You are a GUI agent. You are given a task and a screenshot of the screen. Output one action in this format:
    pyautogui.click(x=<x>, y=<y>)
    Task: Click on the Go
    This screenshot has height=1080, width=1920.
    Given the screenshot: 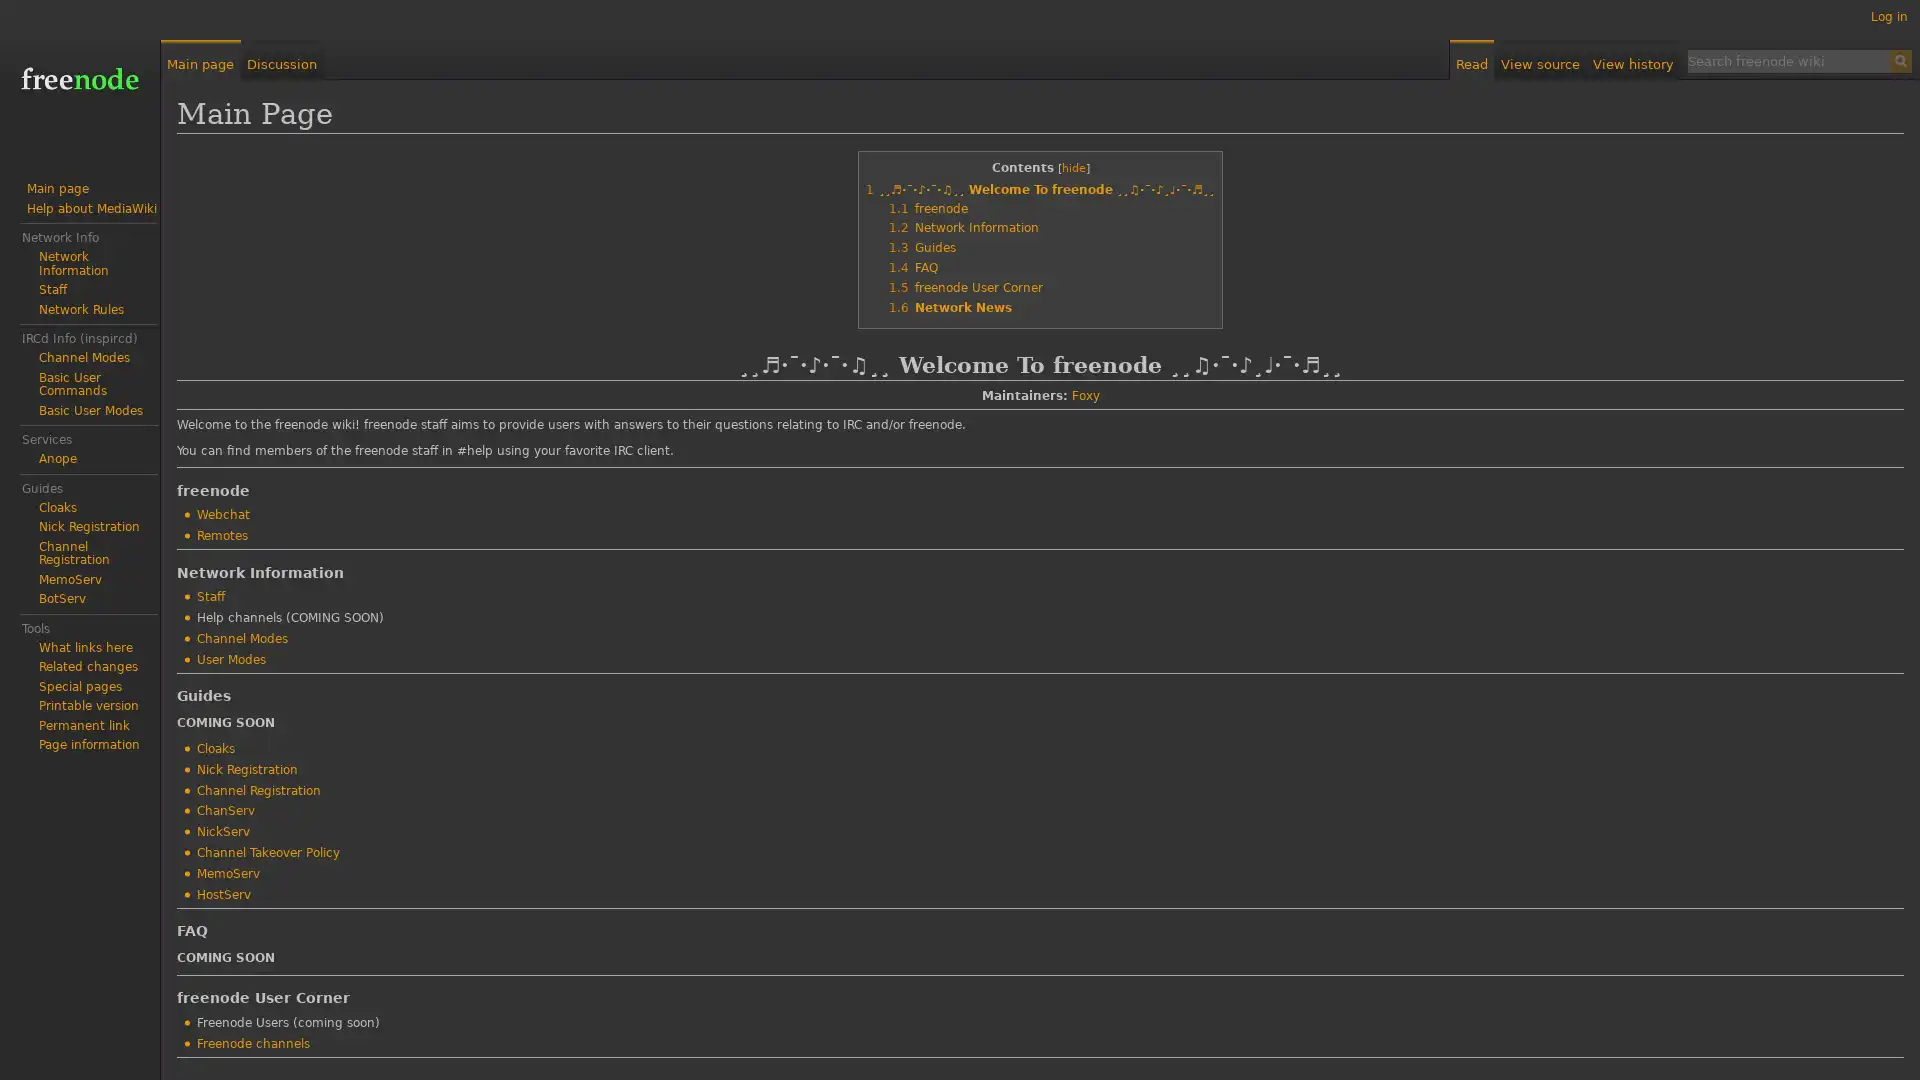 What is the action you would take?
    pyautogui.click(x=1899, y=60)
    